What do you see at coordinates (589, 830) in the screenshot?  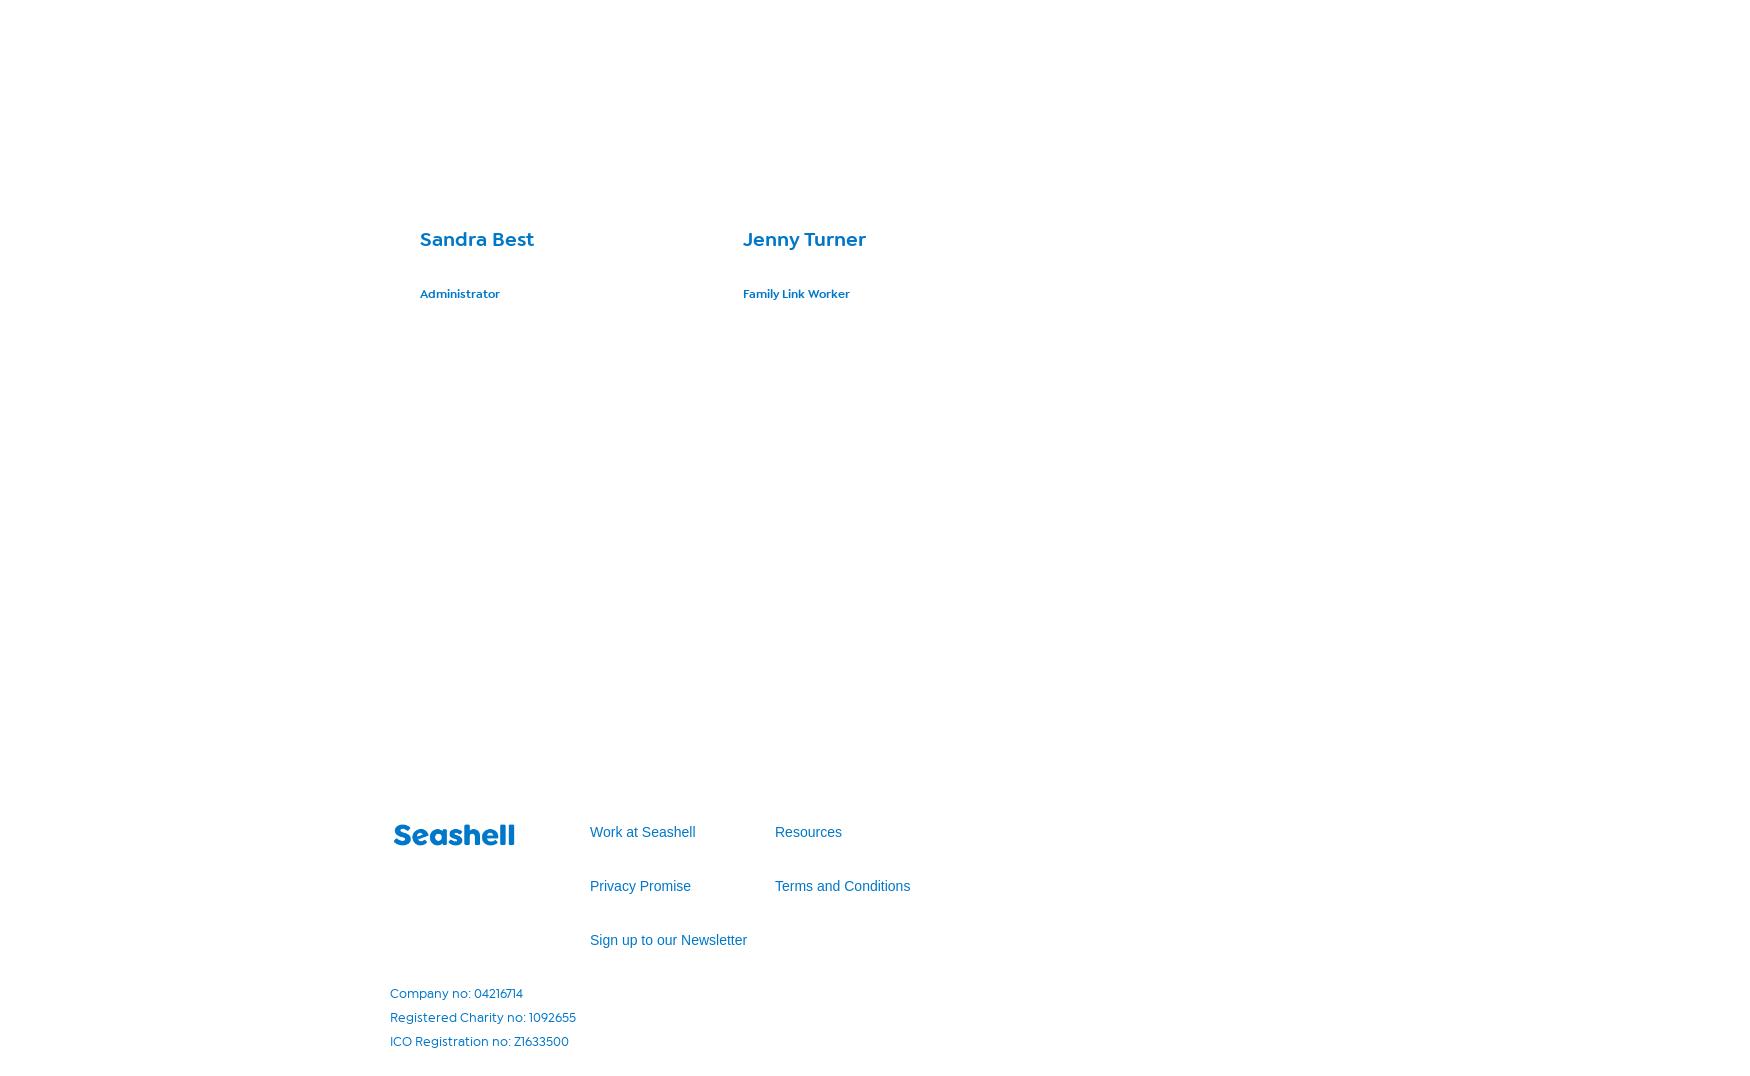 I see `'Work at Seashell'` at bounding box center [589, 830].